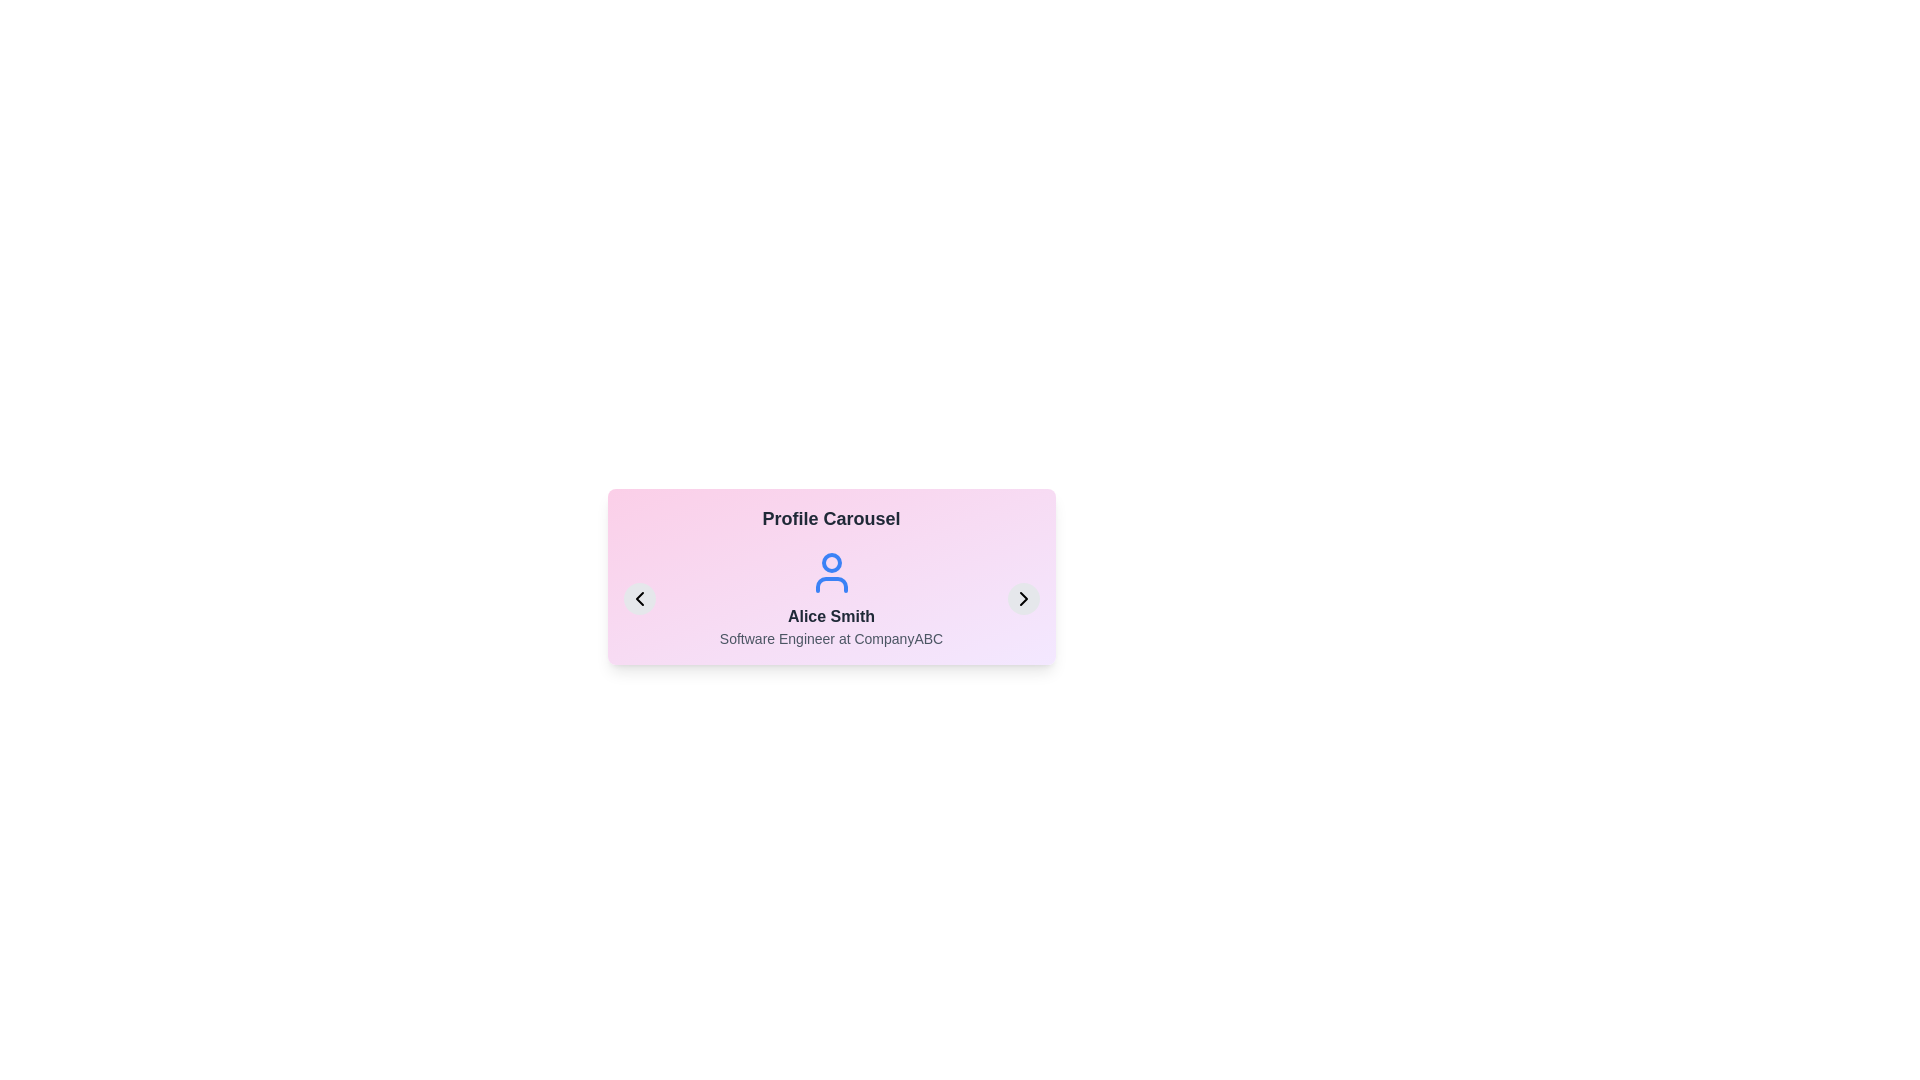  I want to click on the right arrow button to navigate to the next profile, so click(1023, 597).